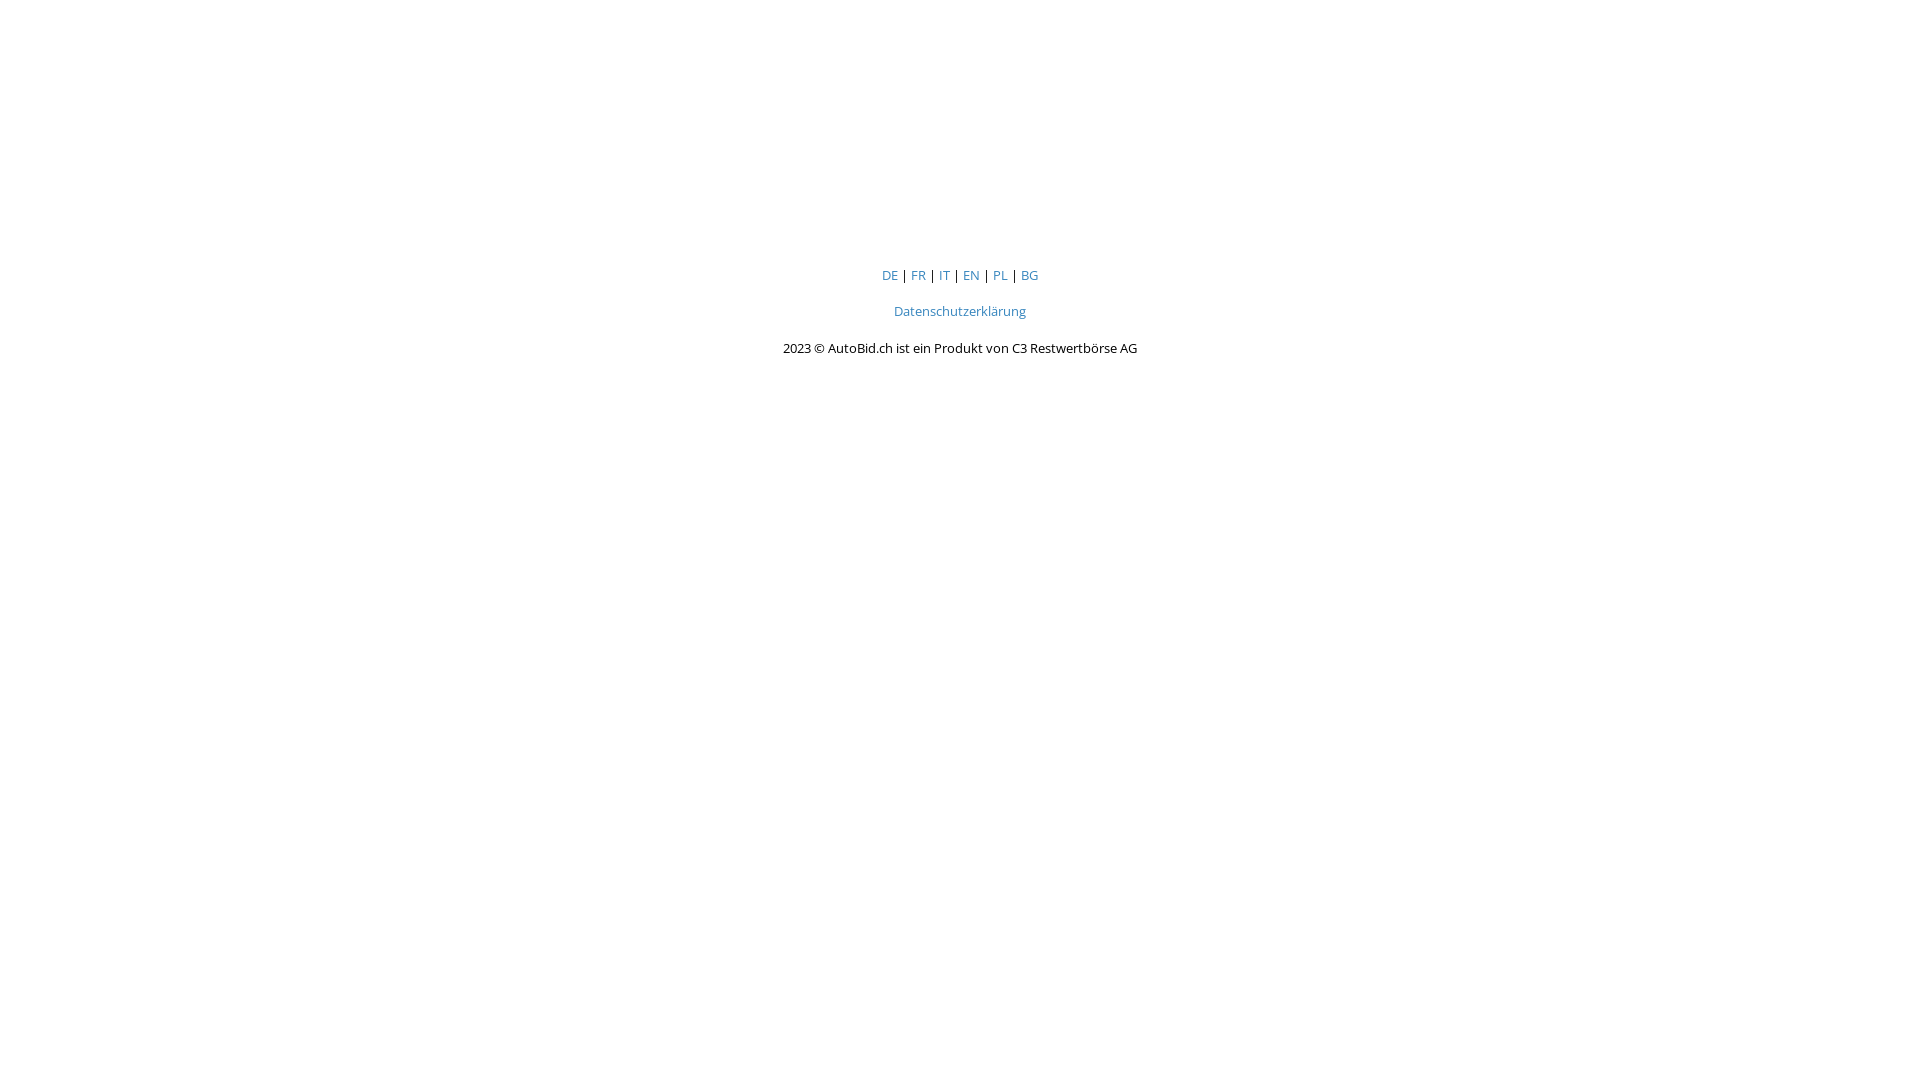 Image resolution: width=1920 pixels, height=1080 pixels. Describe the element at coordinates (881, 274) in the screenshot. I see `'DE'` at that location.